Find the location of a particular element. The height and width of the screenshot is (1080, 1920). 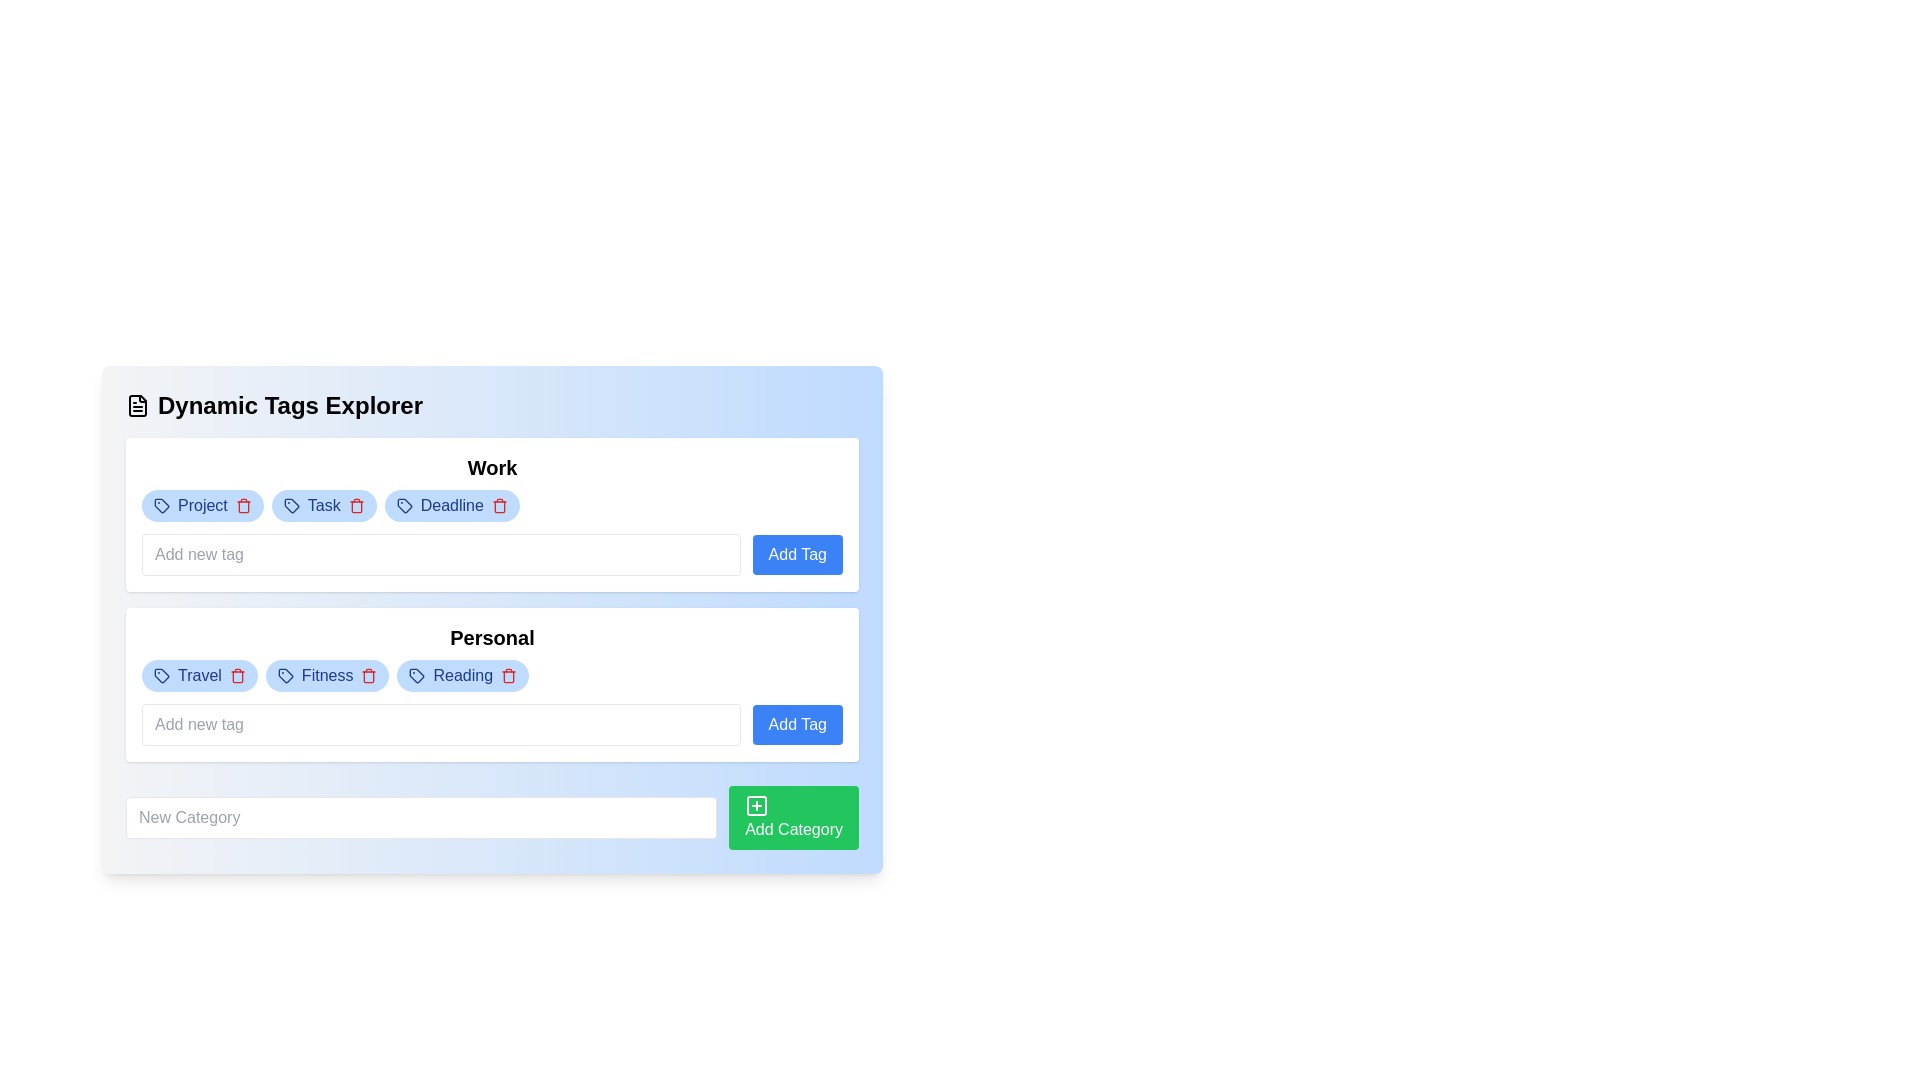

the small dark blue tag icon with a circular hole, which is the first icon inside the 'Deadline' button in the 'Work' category is located at coordinates (403, 504).